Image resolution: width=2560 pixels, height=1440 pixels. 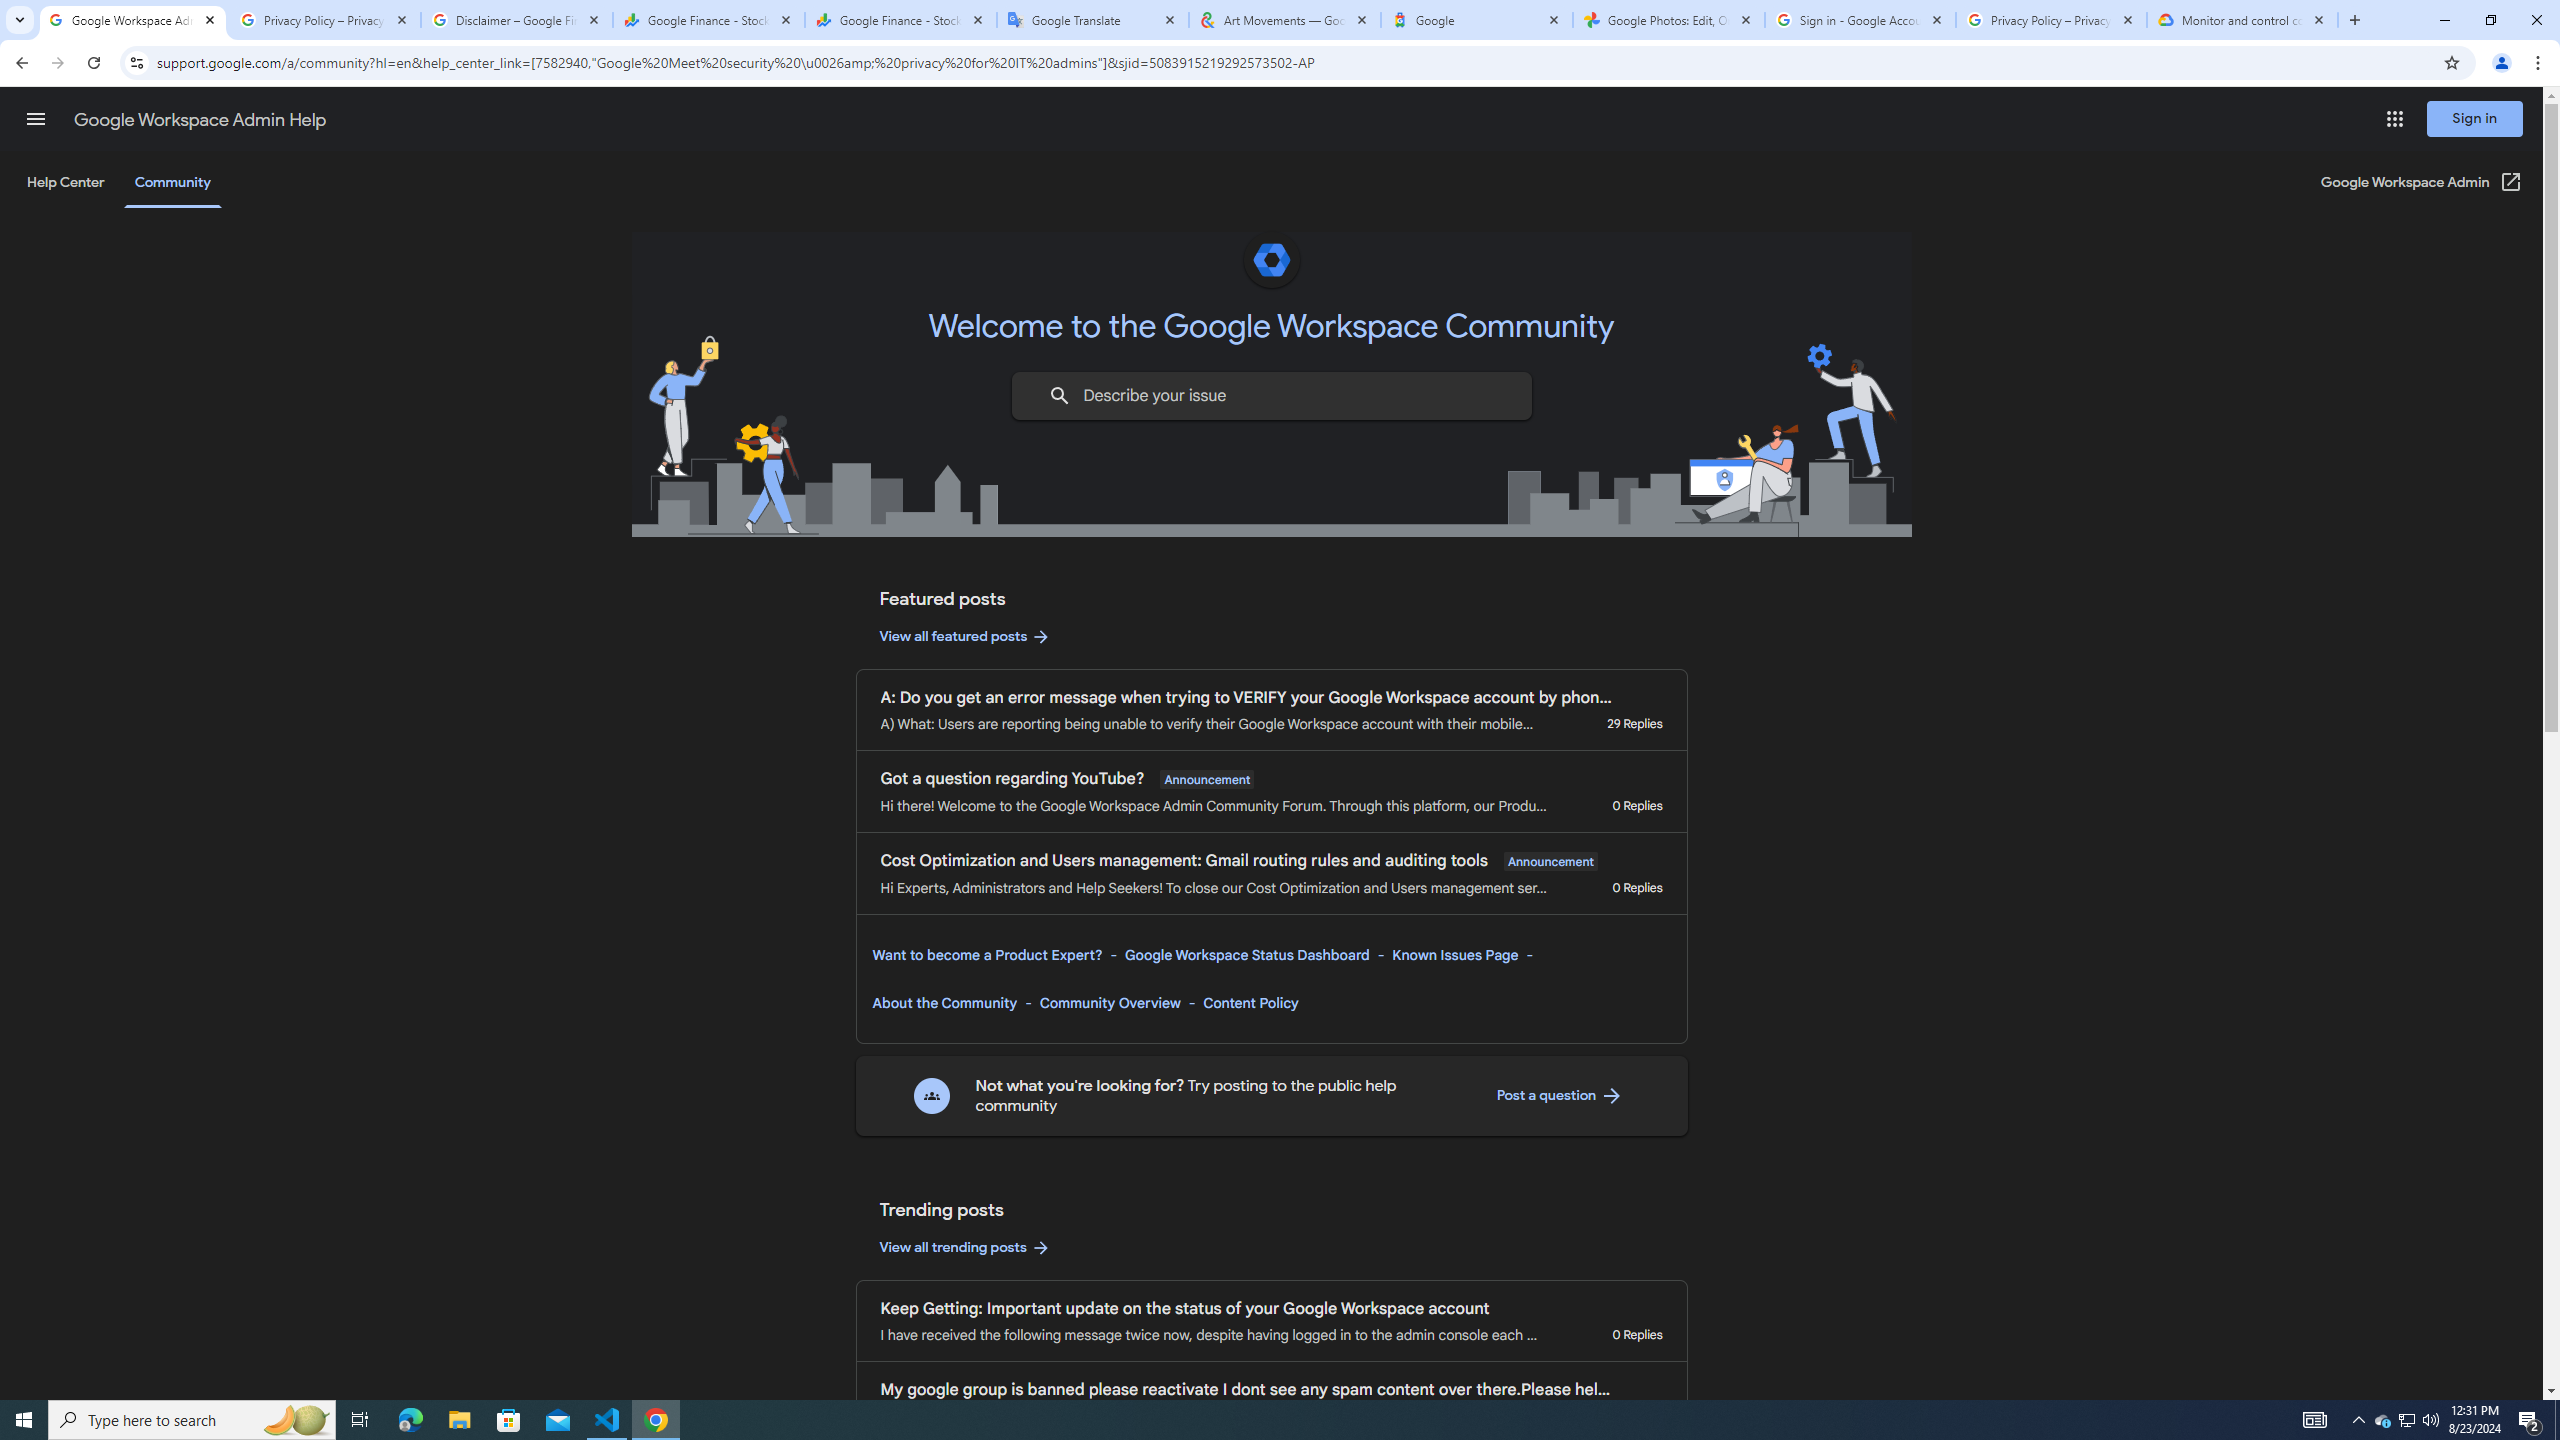 What do you see at coordinates (1246, 953) in the screenshot?
I see `'Google Workspace Status Dashboard'` at bounding box center [1246, 953].